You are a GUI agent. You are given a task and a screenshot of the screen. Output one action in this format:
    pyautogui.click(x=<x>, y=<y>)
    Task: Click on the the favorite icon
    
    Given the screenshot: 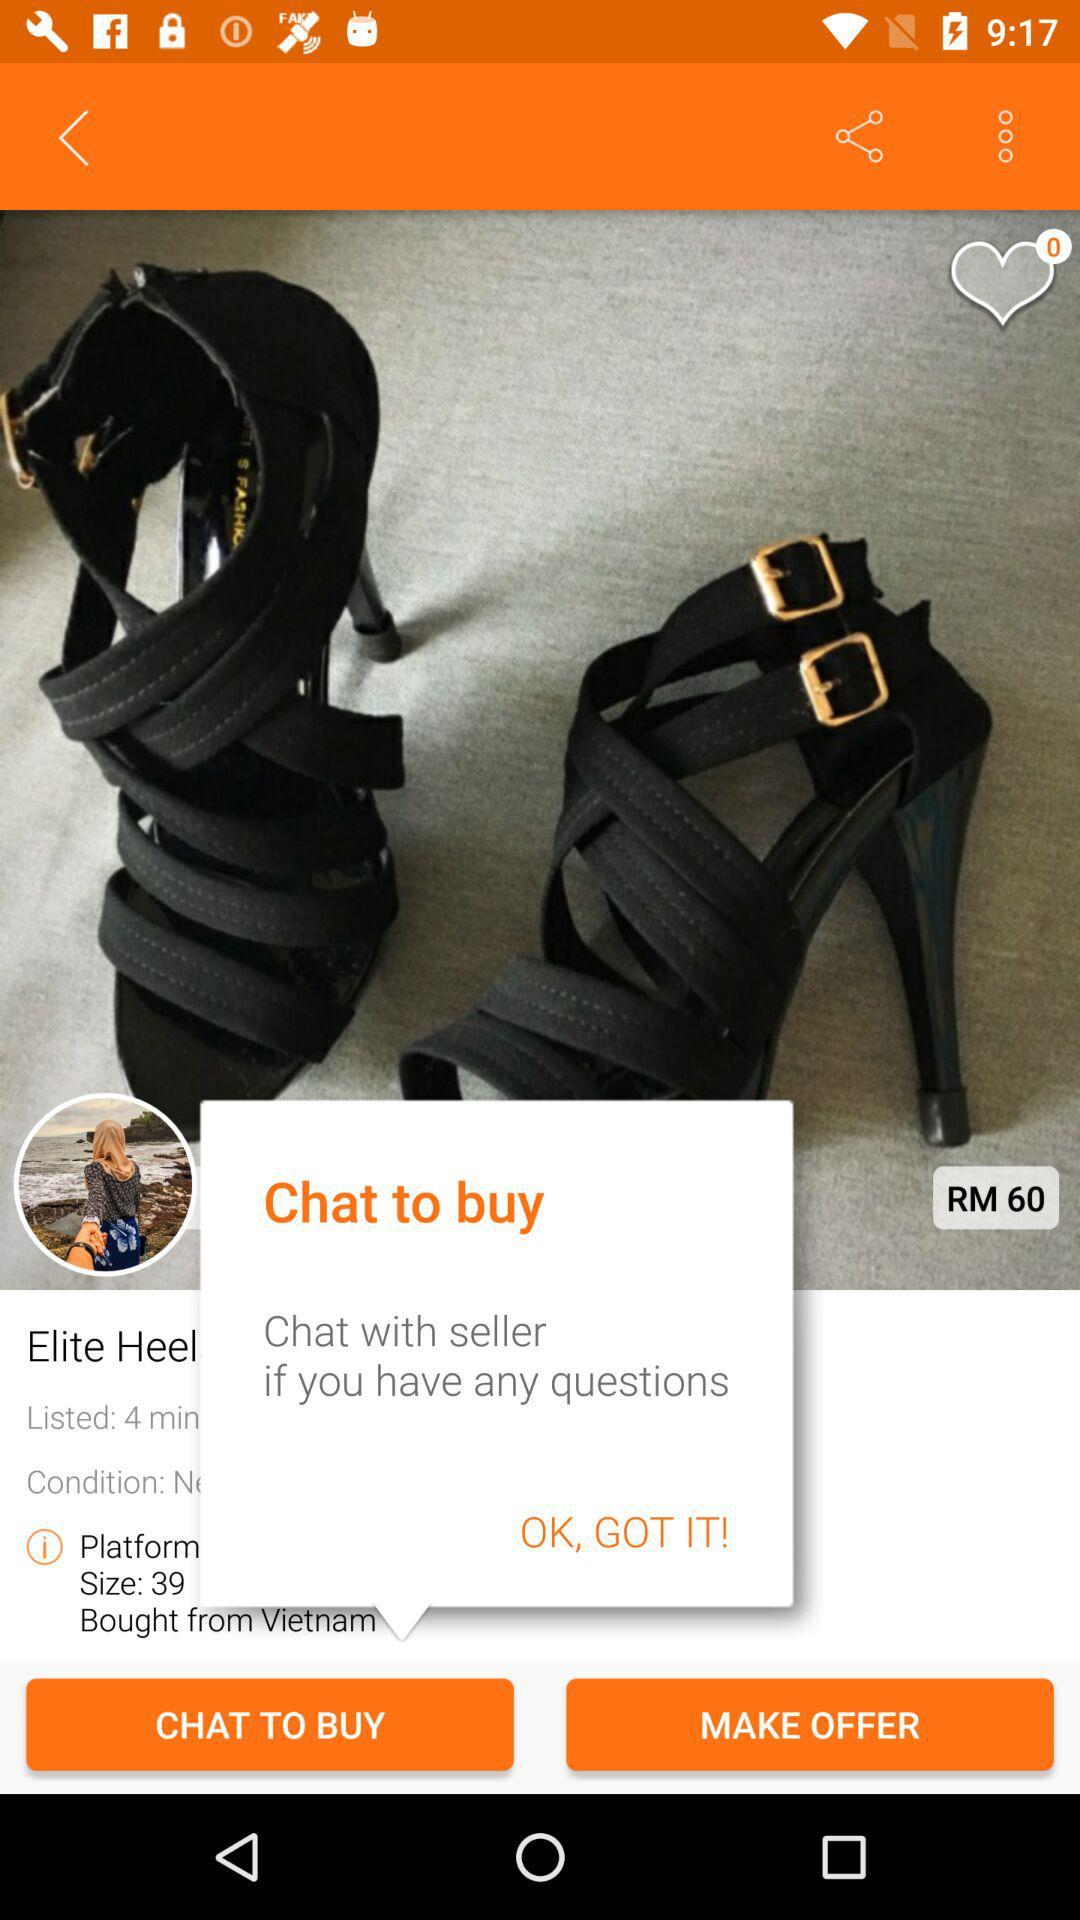 What is the action you would take?
    pyautogui.click(x=1001, y=285)
    